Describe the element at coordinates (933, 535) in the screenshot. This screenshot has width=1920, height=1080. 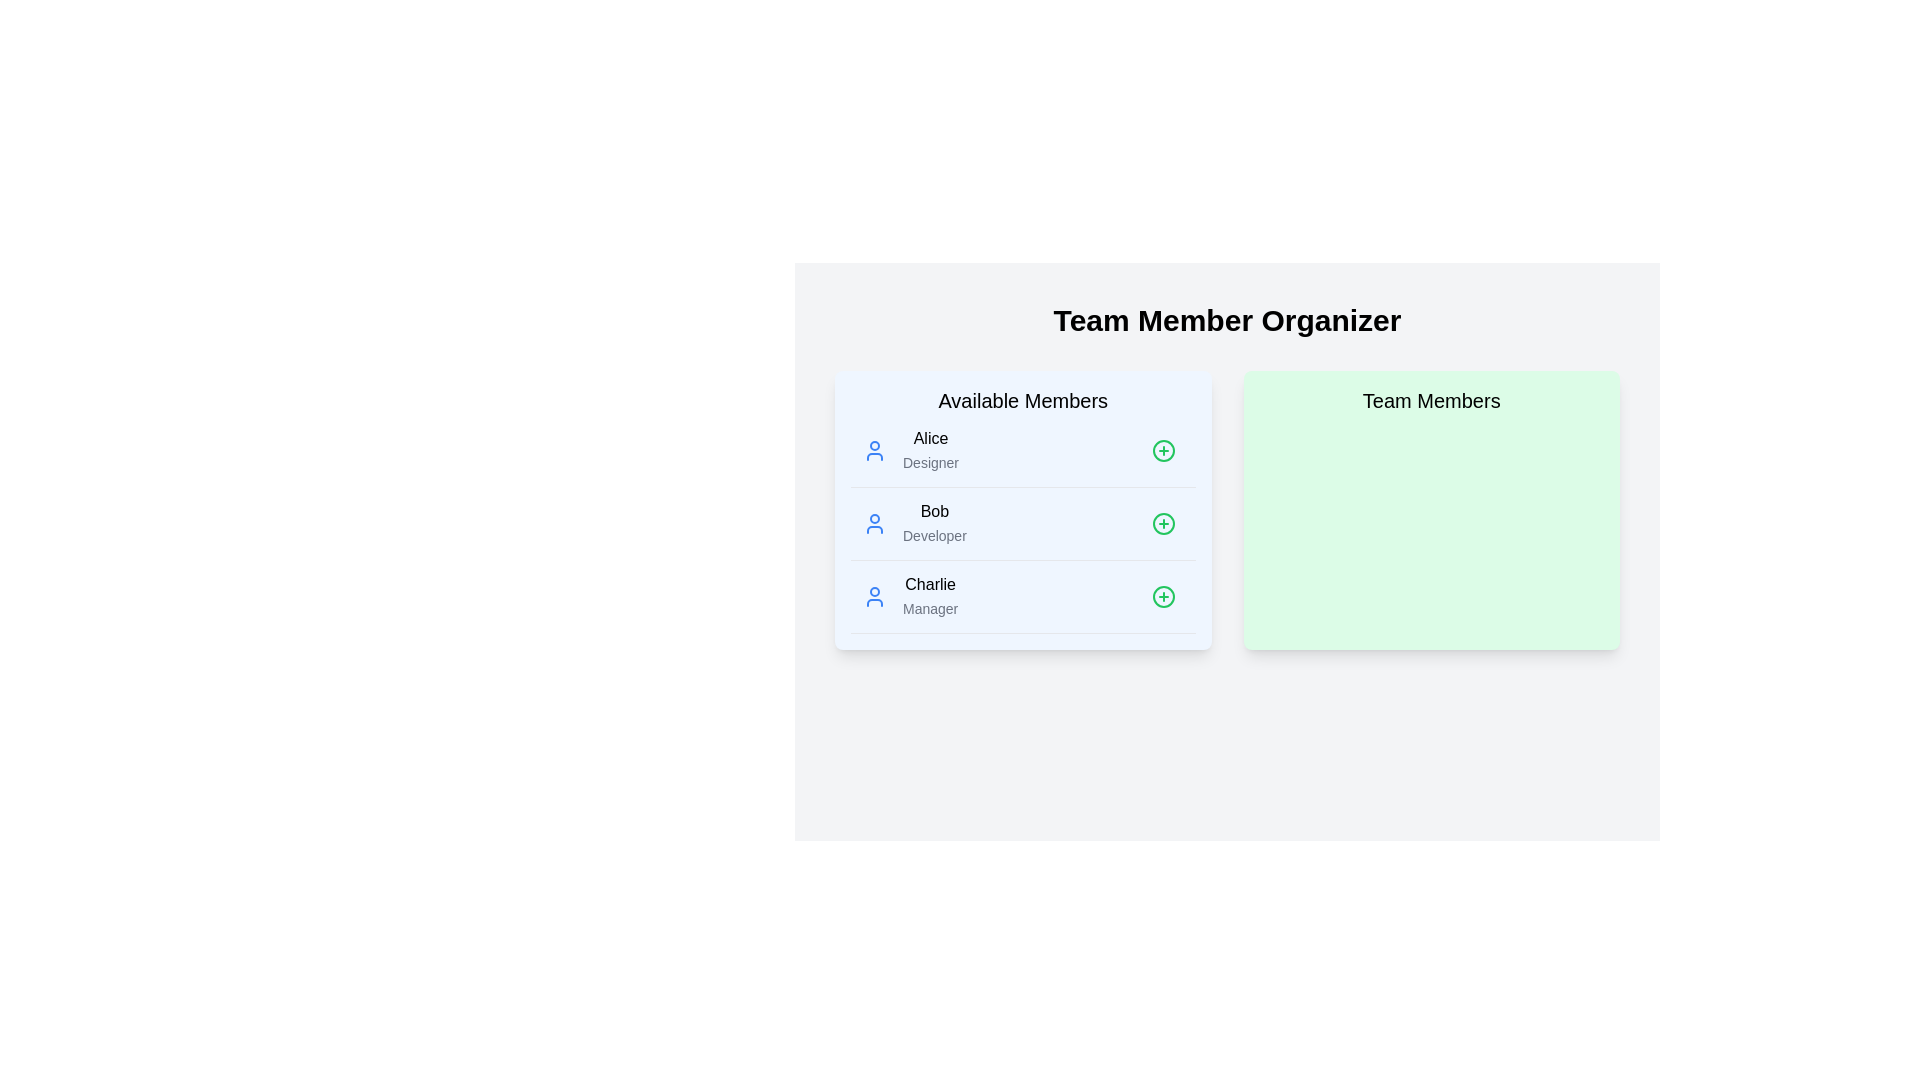
I see `the text label indicating 'Developer' for the user named 'Bob', located beneath the text 'Bob' in the 'Available Members' section` at that location.